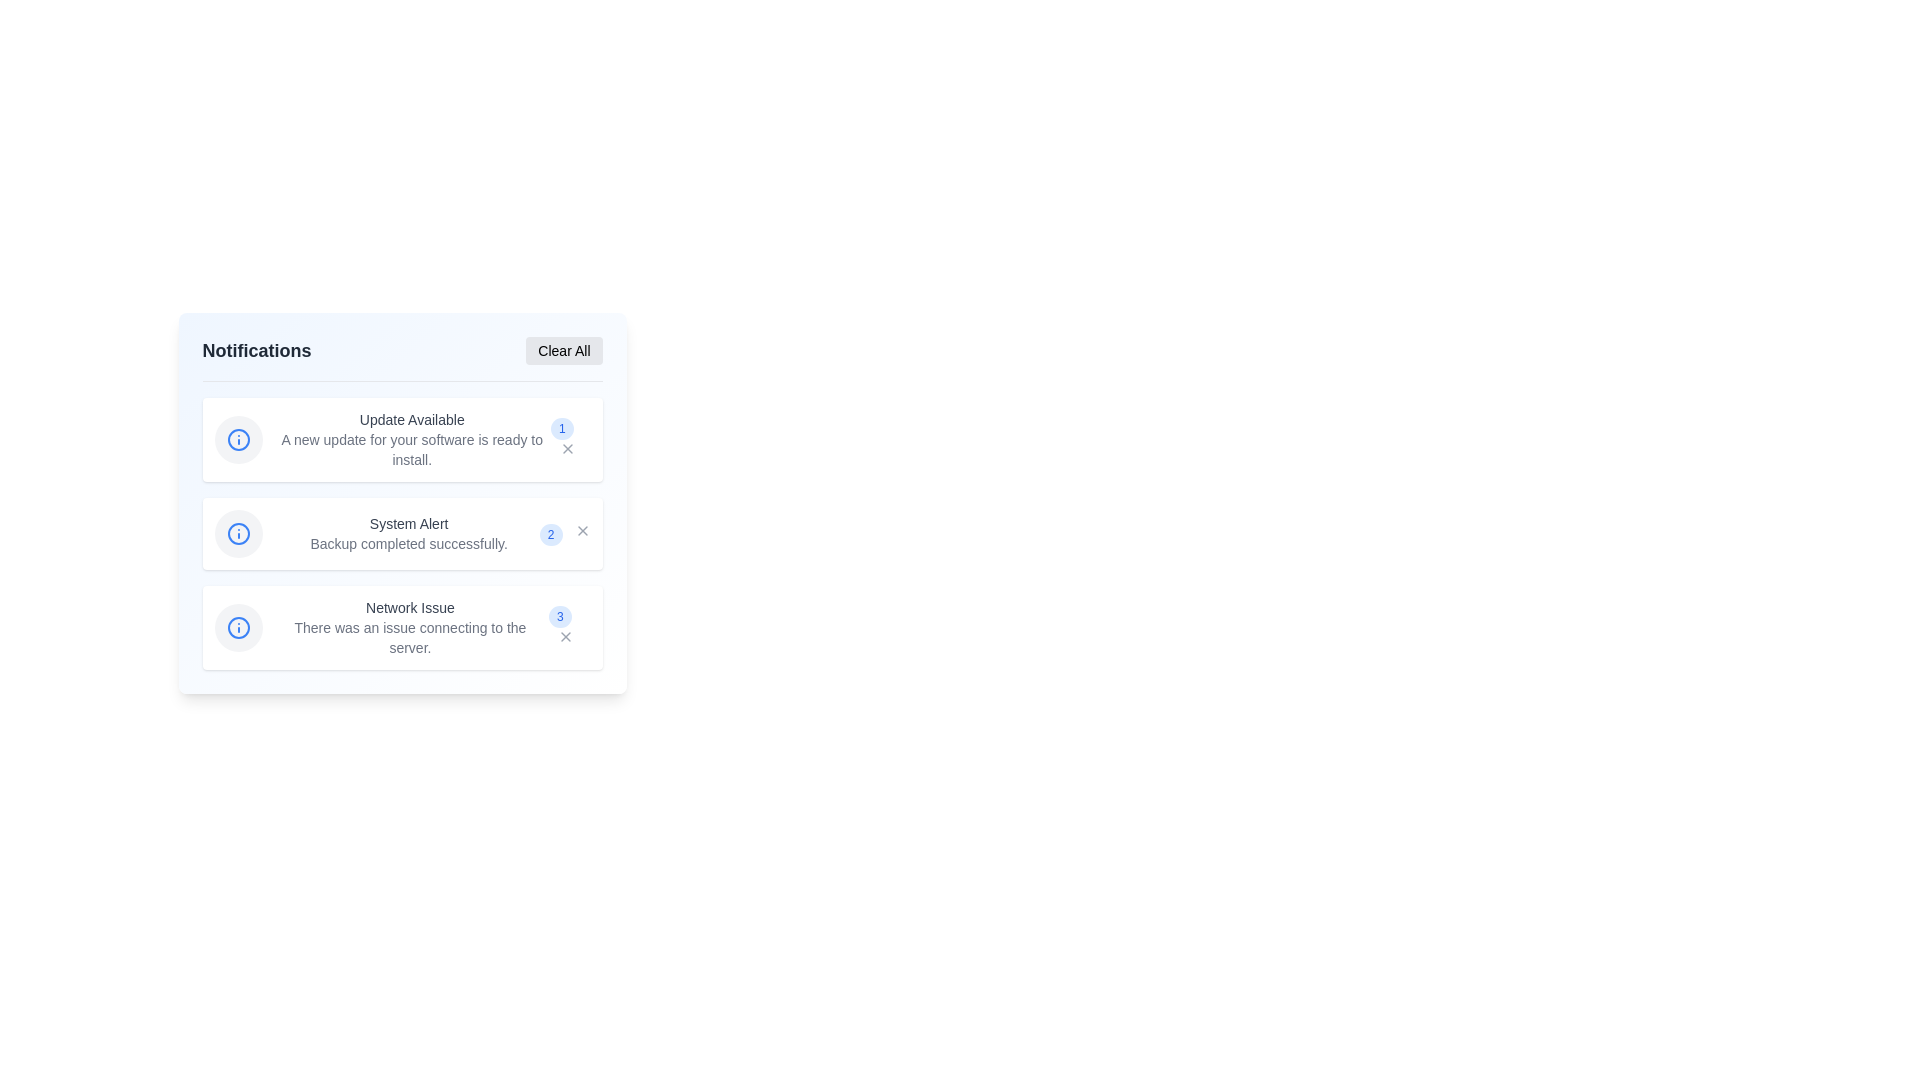 The height and width of the screenshot is (1080, 1920). Describe the element at coordinates (411, 419) in the screenshot. I see `the Text Label displaying 'Update Available', which is centrally aligned in the notification area and positioned above the update description text` at that location.